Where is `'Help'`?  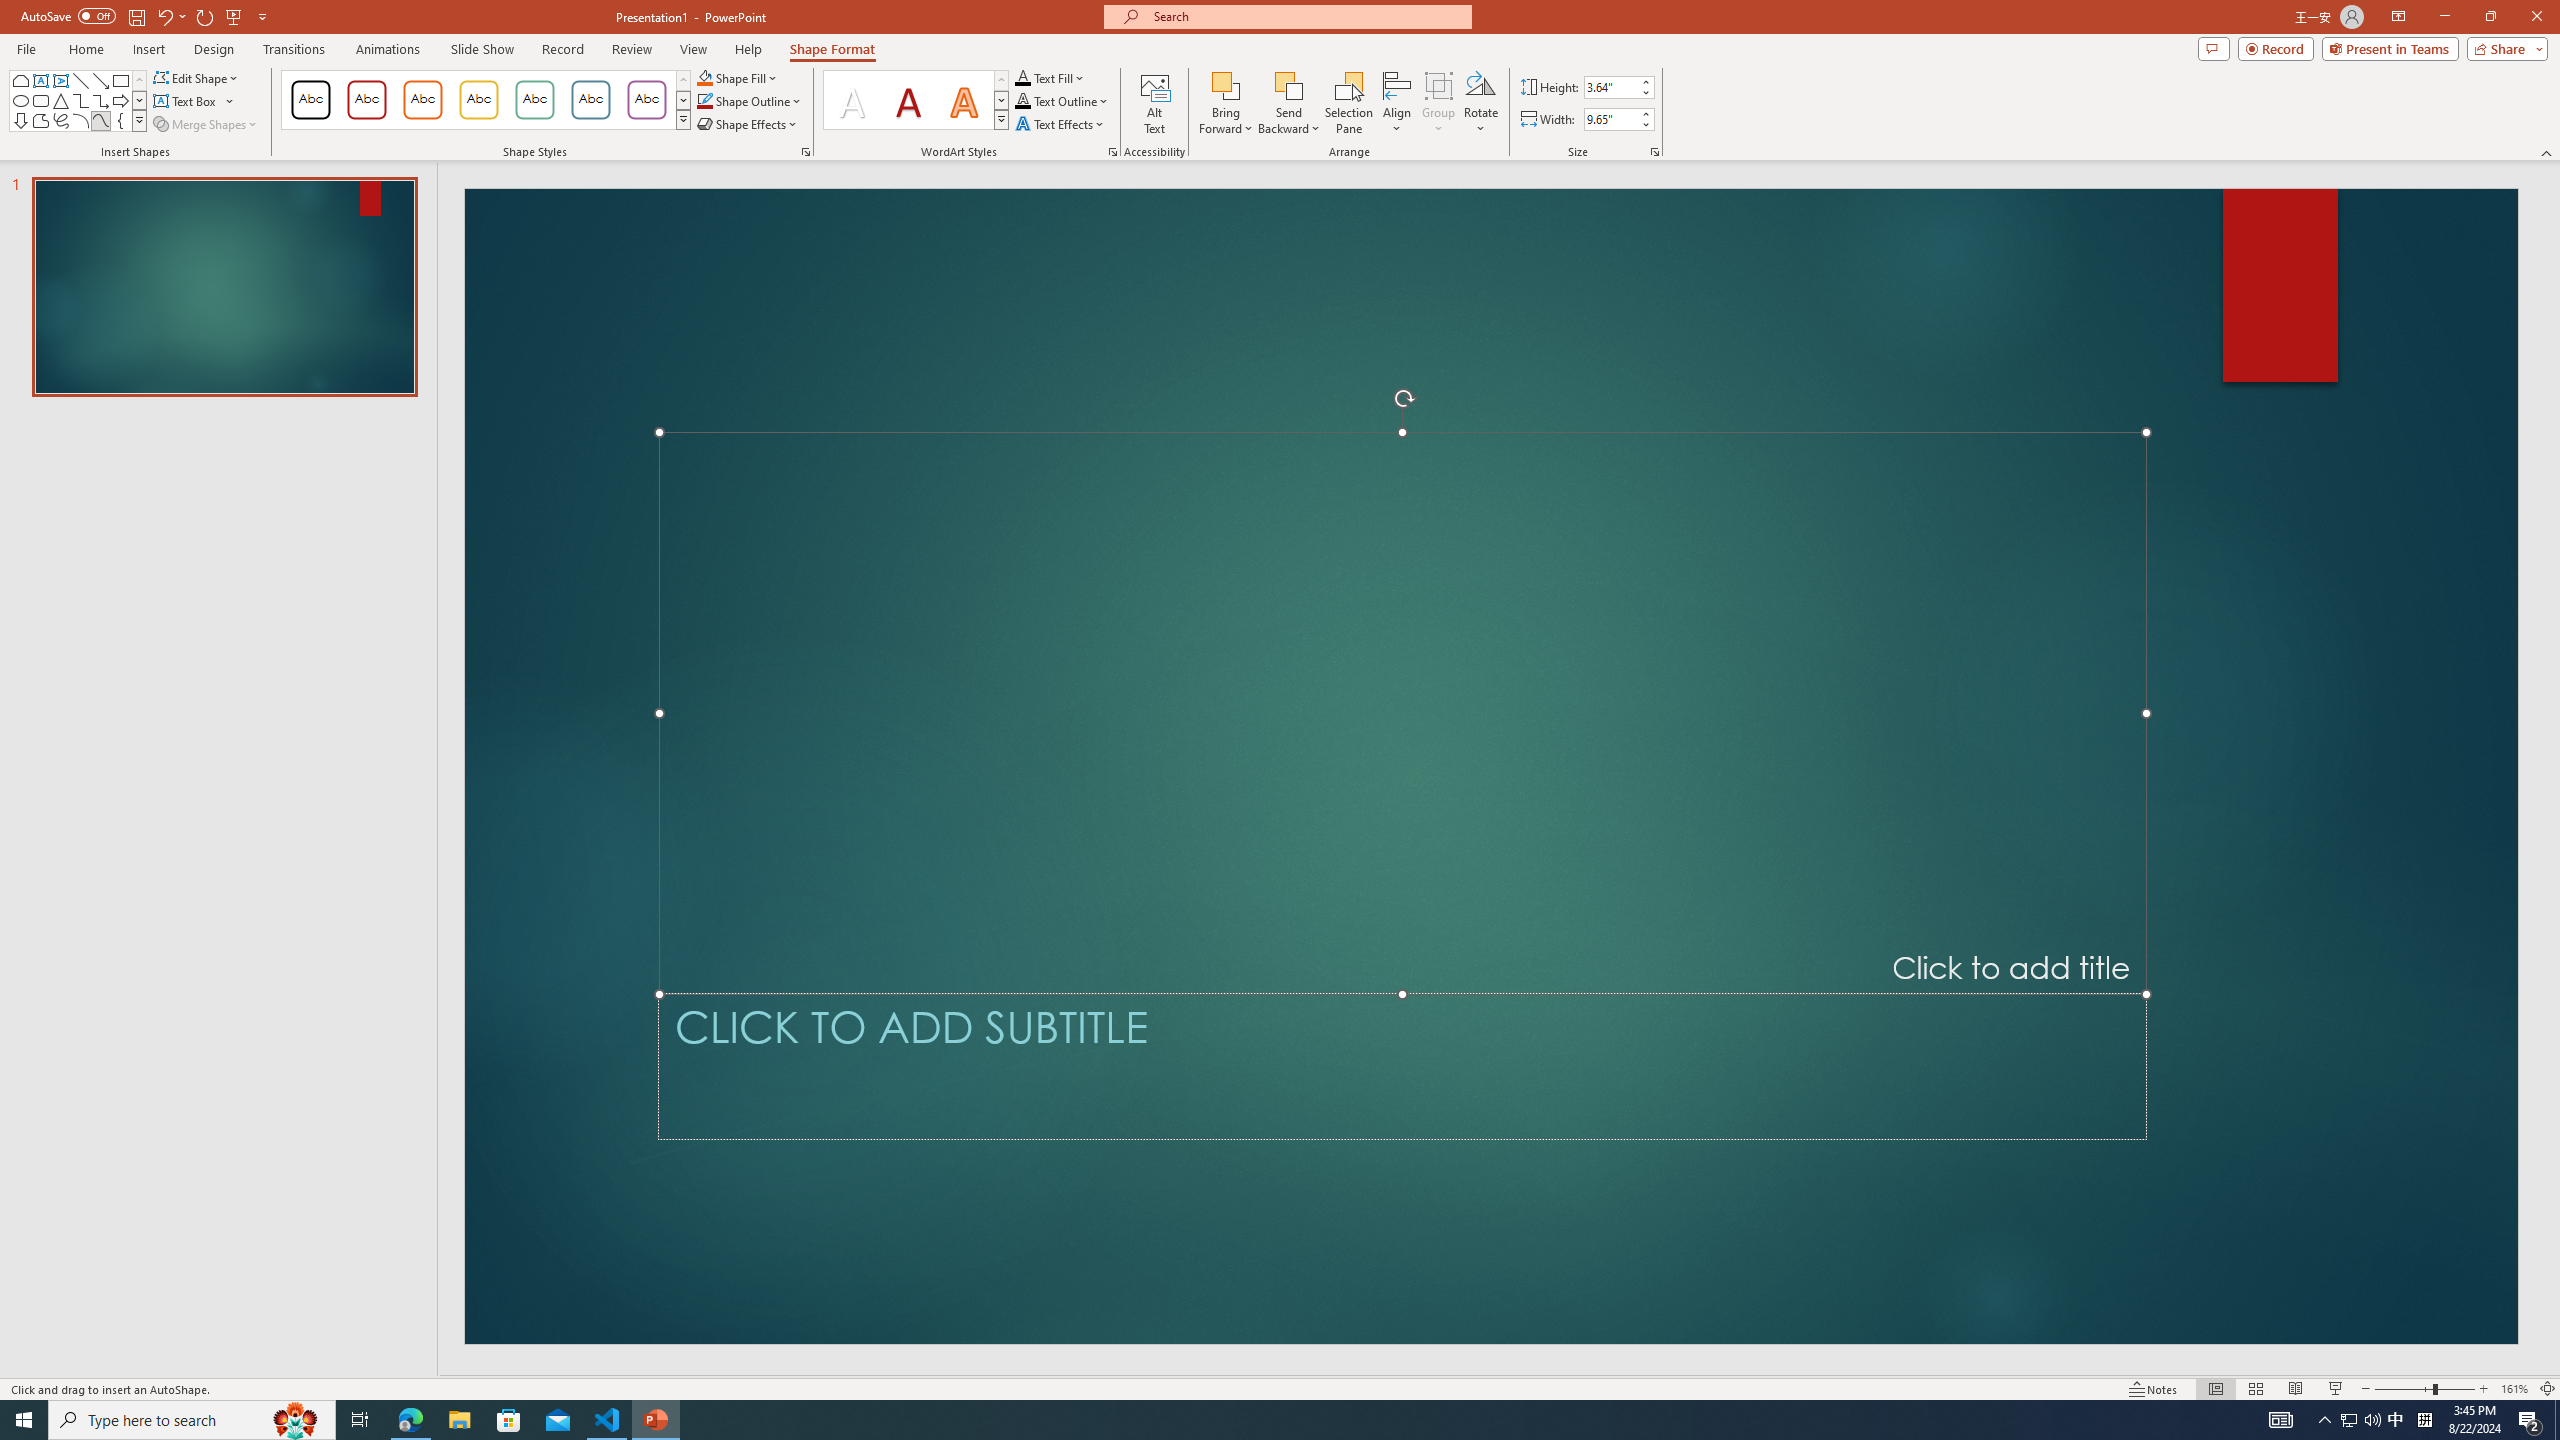 'Help' is located at coordinates (747, 49).